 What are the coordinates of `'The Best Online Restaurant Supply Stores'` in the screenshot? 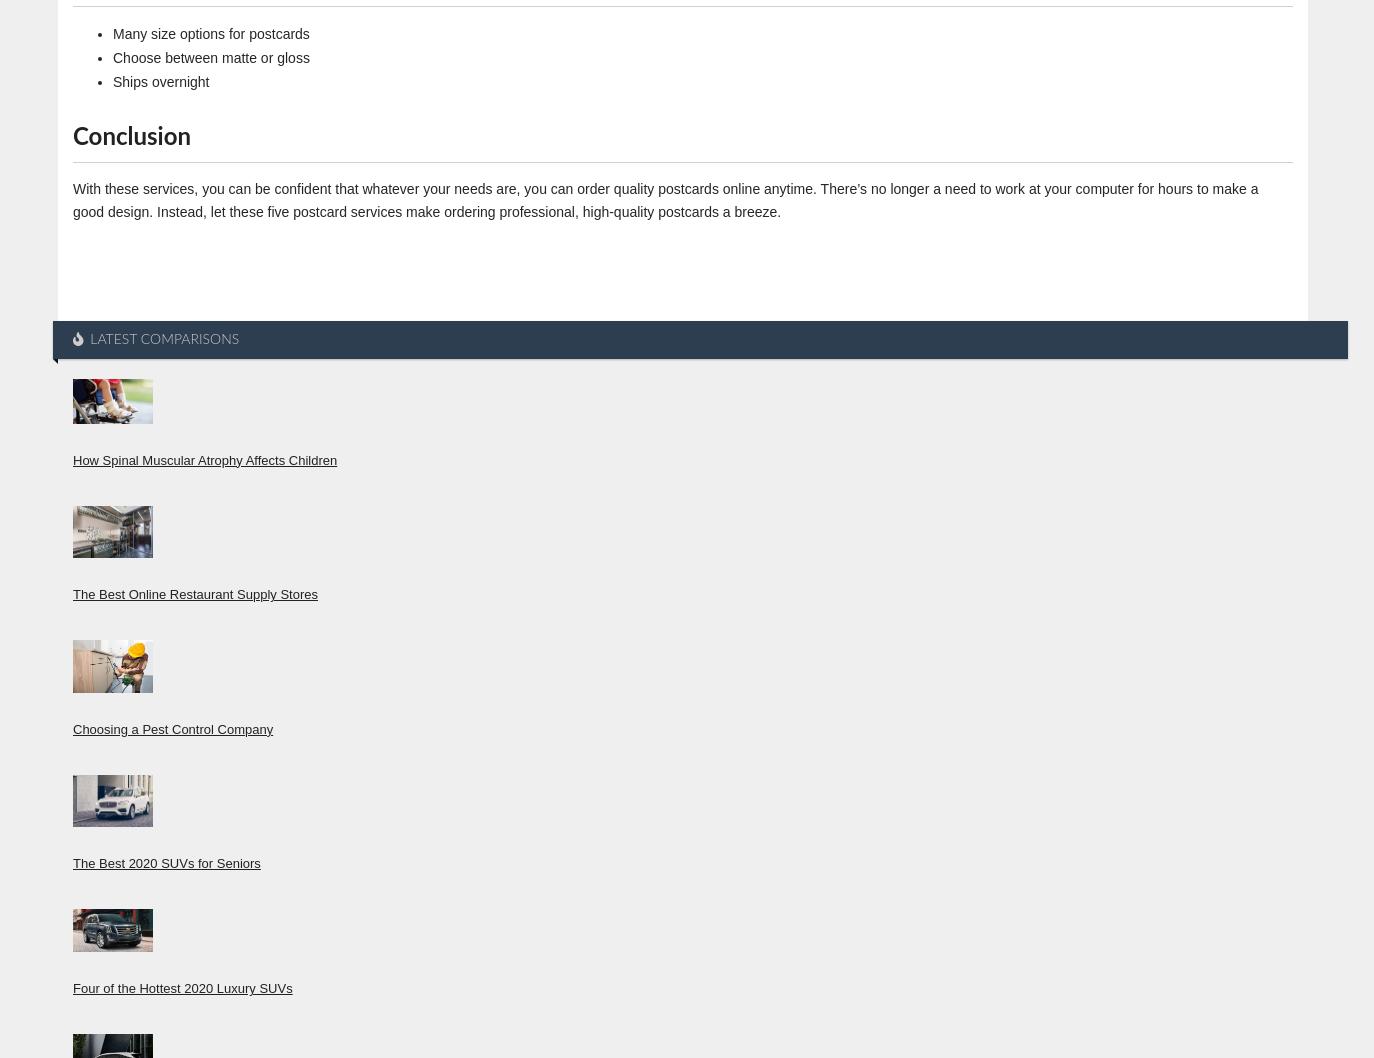 It's located at (71, 594).